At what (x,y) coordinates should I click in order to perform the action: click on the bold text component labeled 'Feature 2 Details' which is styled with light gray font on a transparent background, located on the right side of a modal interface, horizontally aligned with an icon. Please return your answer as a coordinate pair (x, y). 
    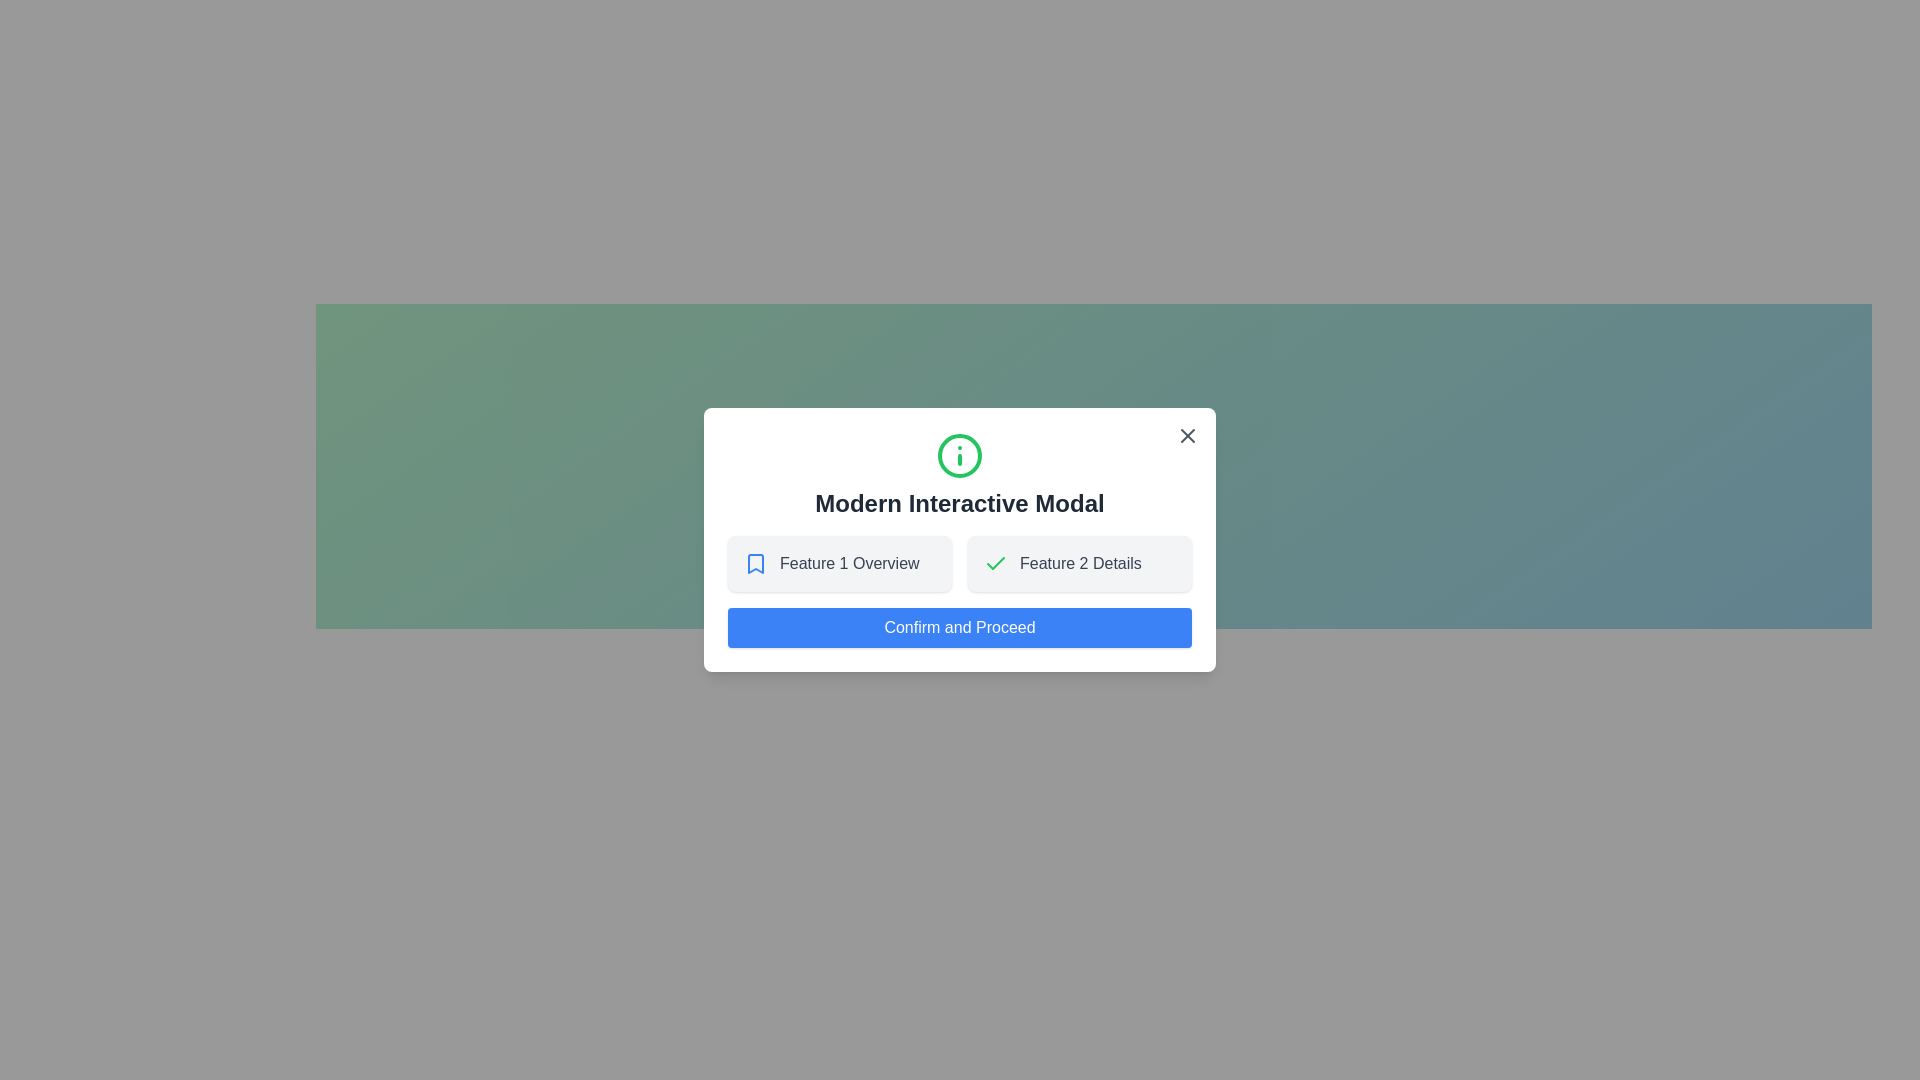
    Looking at the image, I should click on (1079, 563).